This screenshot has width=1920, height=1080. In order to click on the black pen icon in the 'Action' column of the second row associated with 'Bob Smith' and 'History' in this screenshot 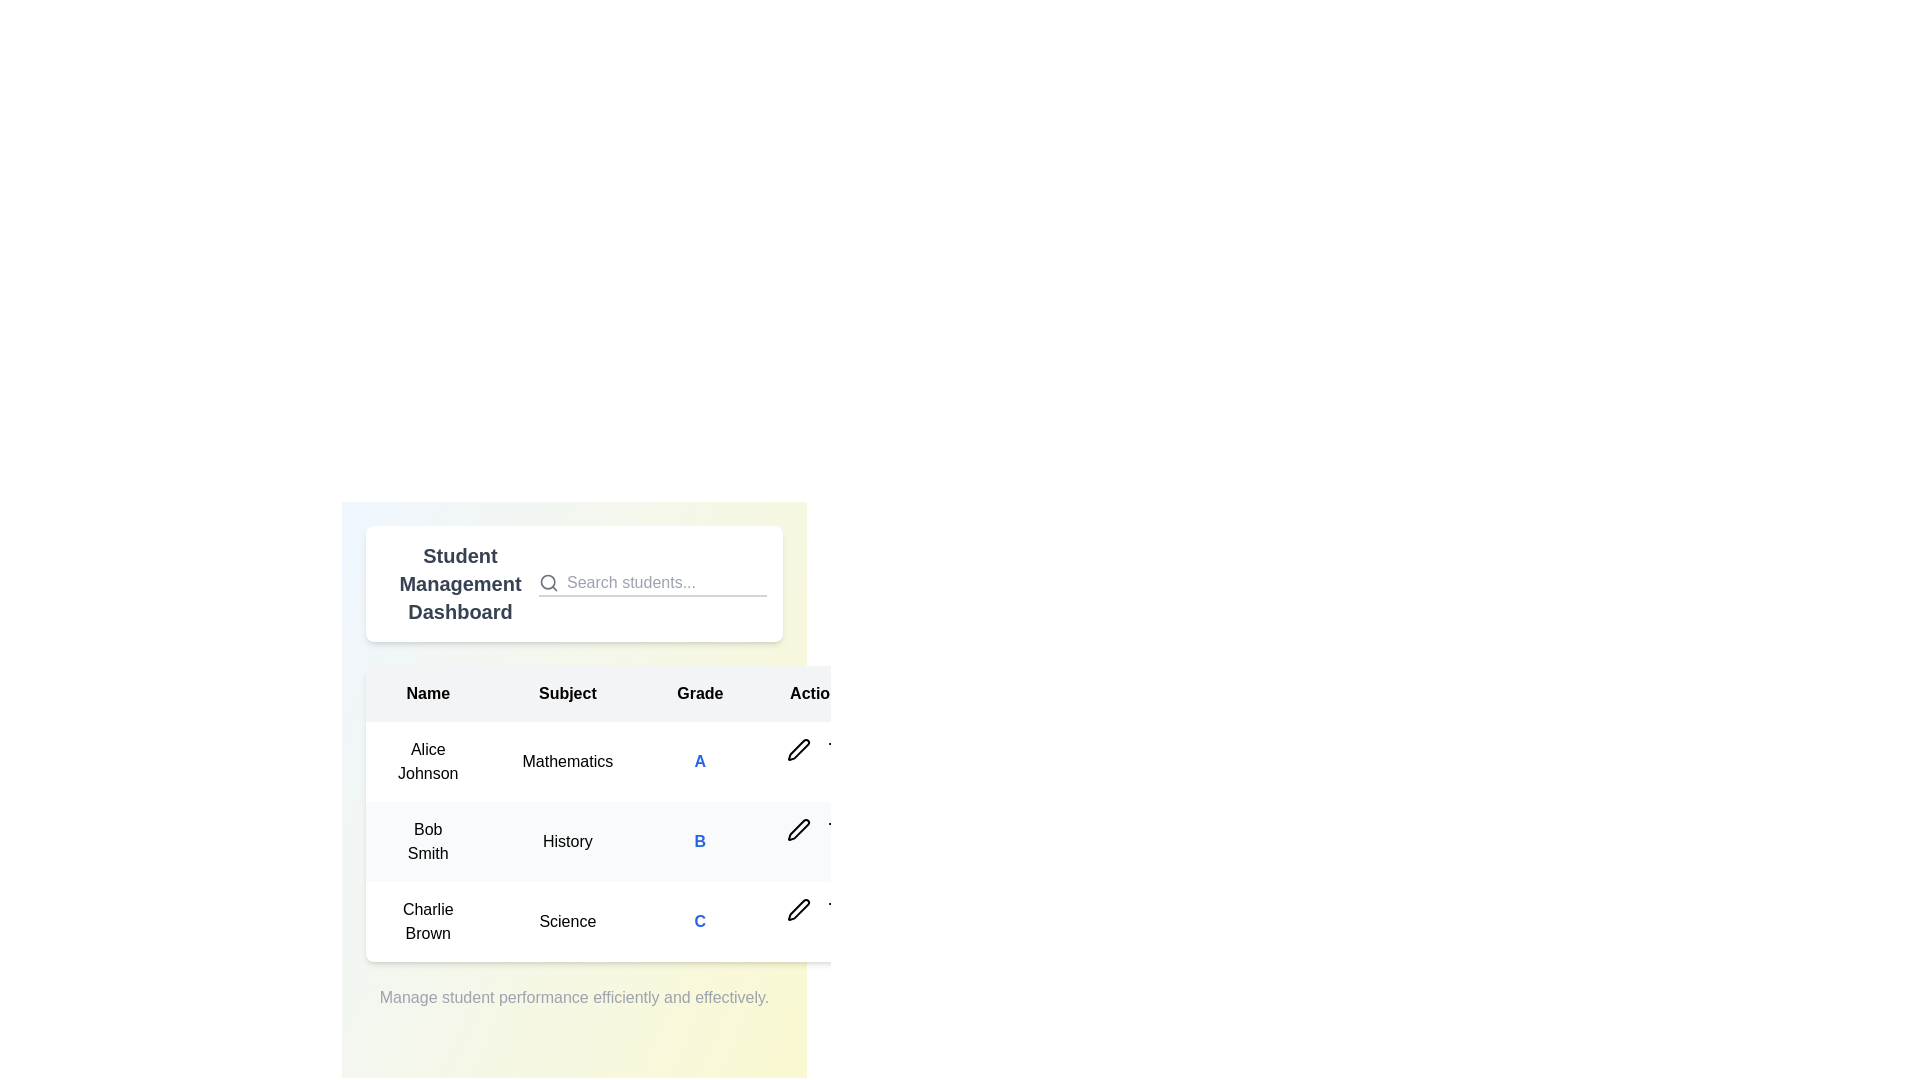, I will do `click(798, 829)`.